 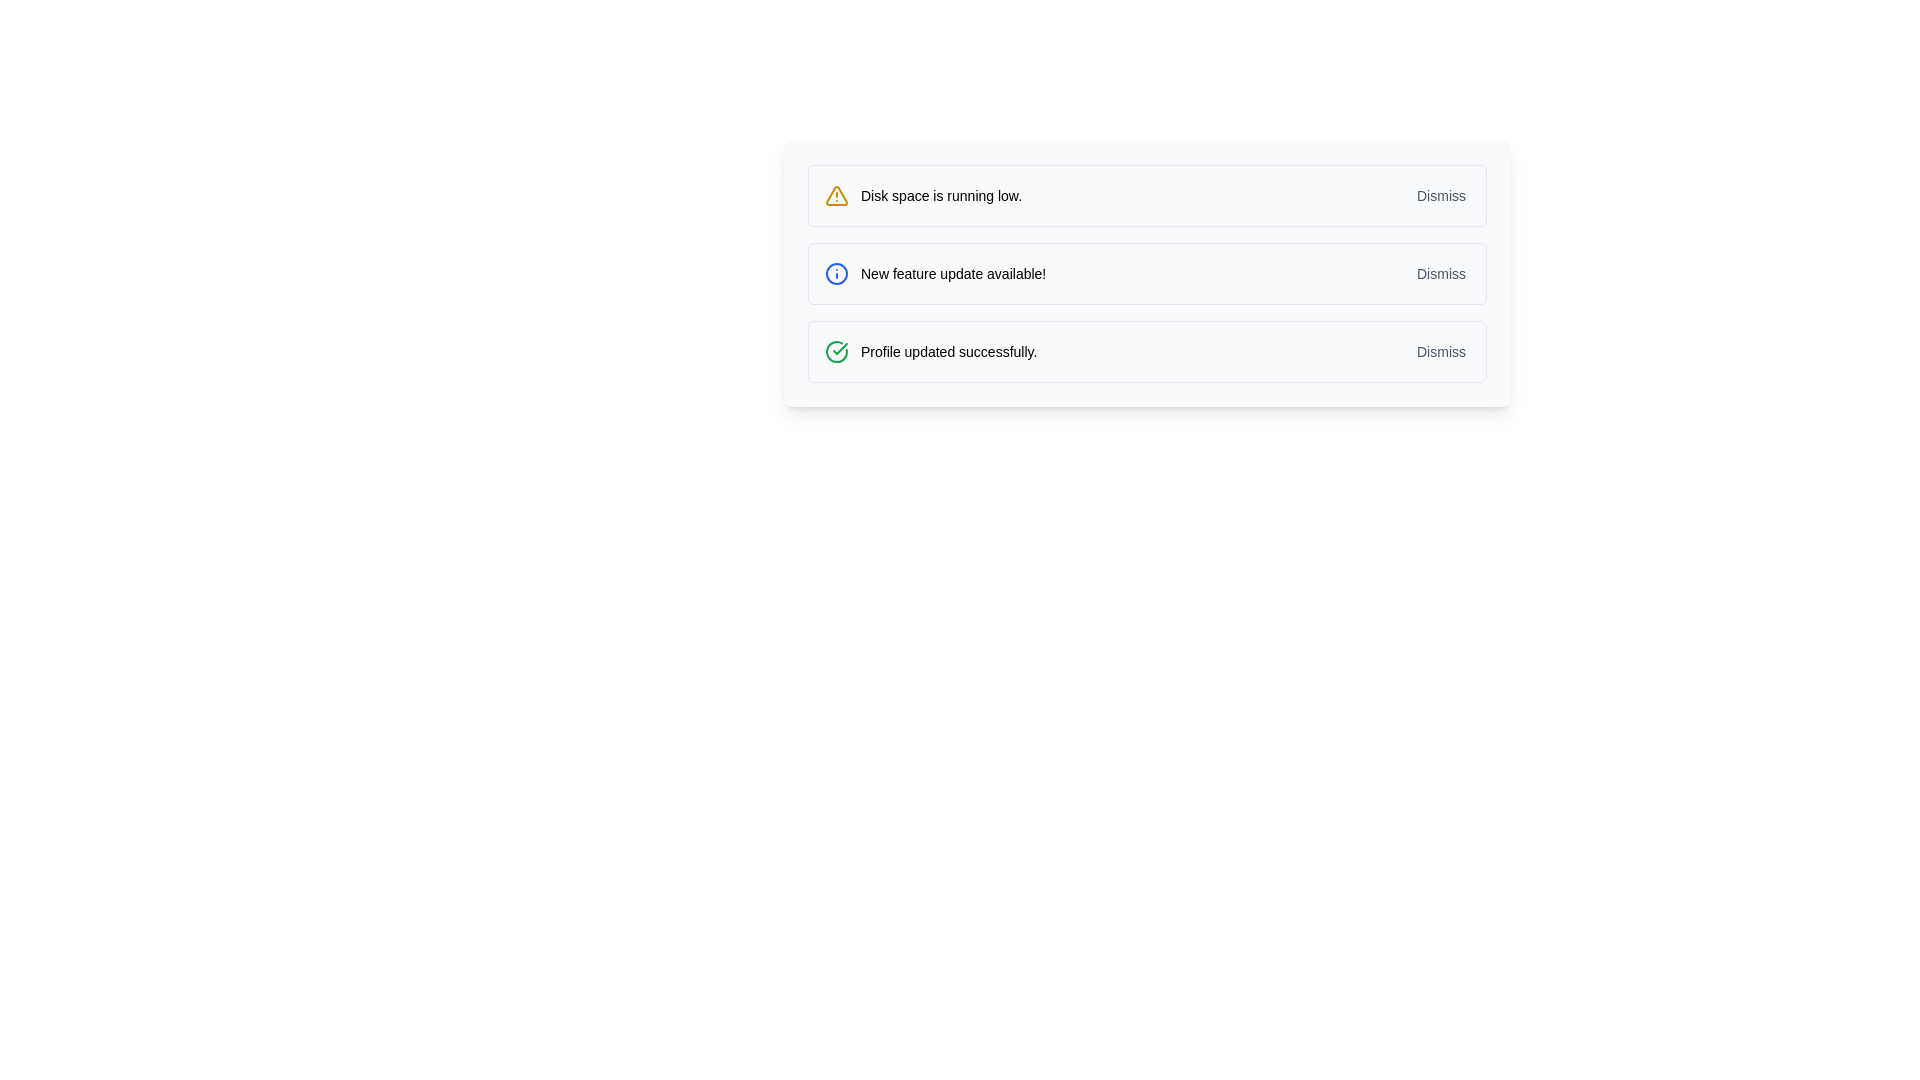 I want to click on the 'Dismiss' button on the Notification component that conveys the message 'Profile updated successfully.', so click(x=1147, y=350).